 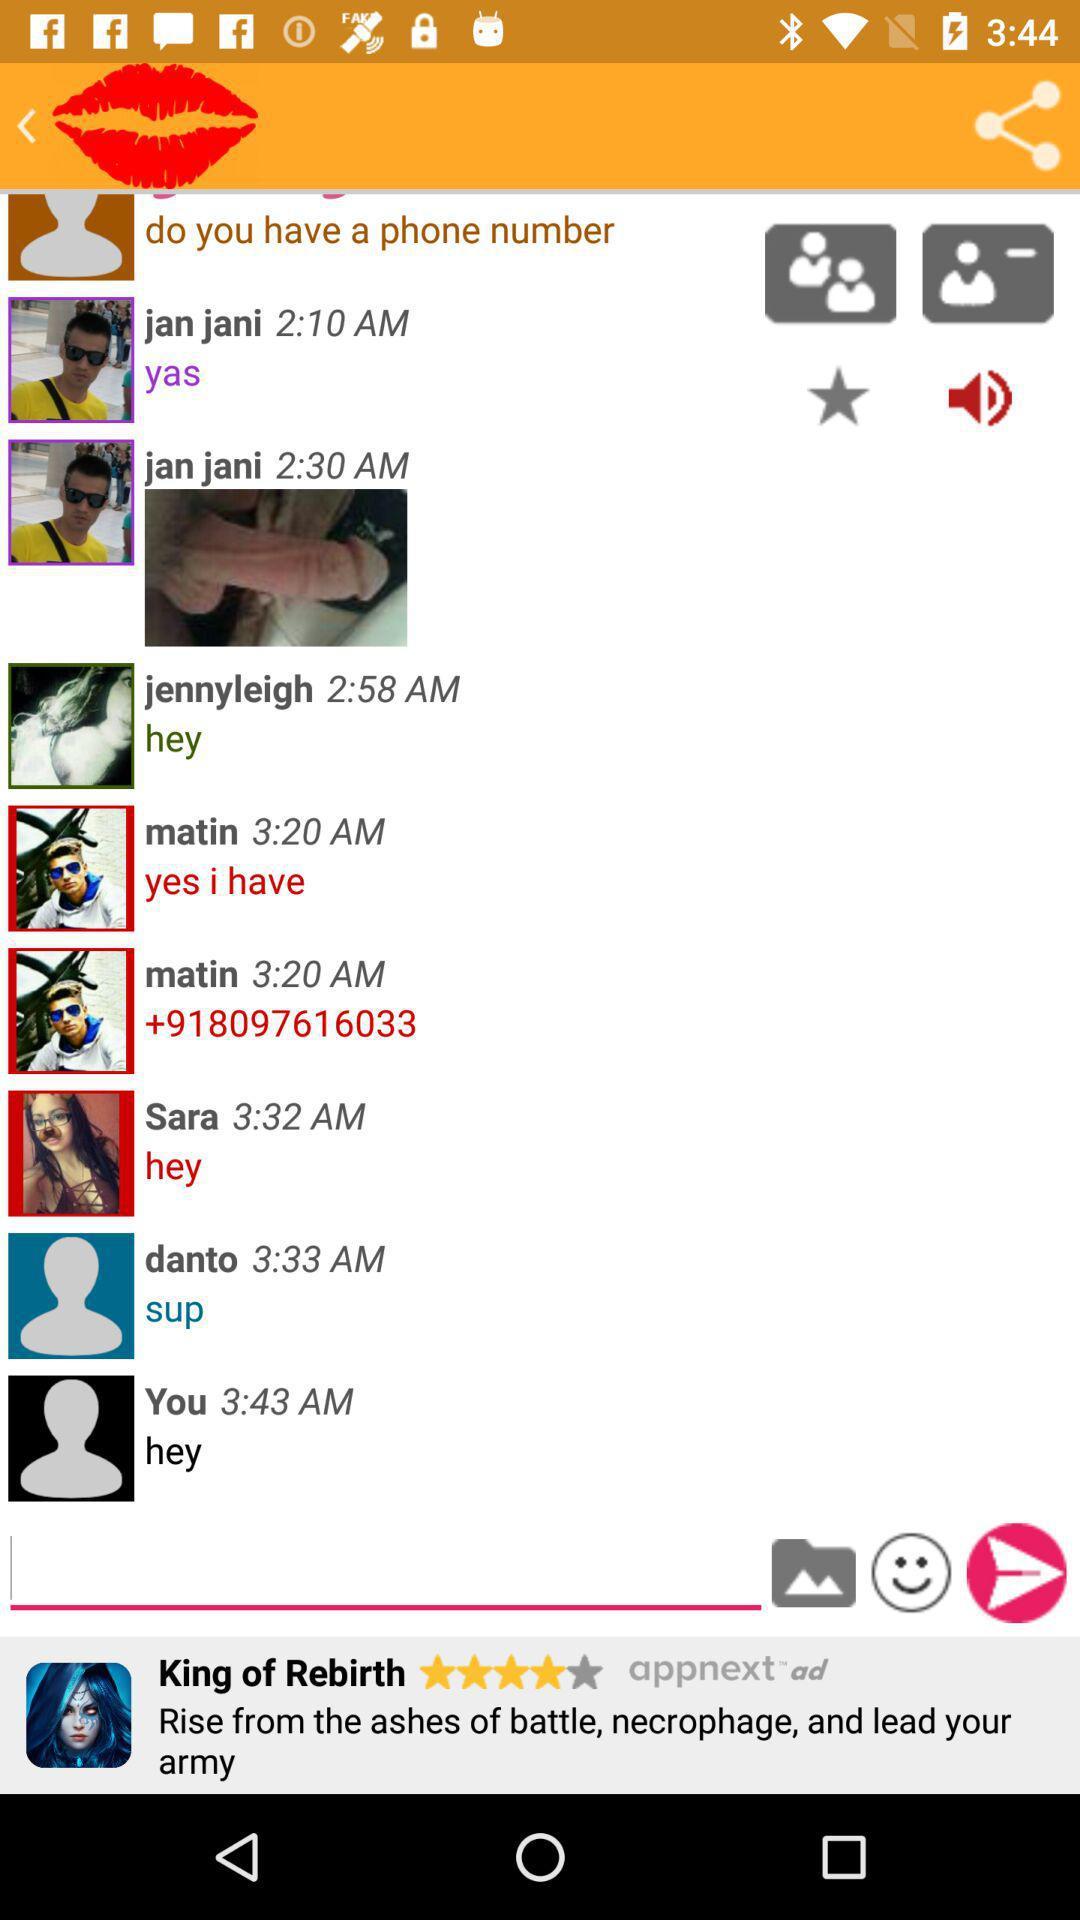 What do you see at coordinates (830, 272) in the screenshot?
I see `group dialog` at bounding box center [830, 272].